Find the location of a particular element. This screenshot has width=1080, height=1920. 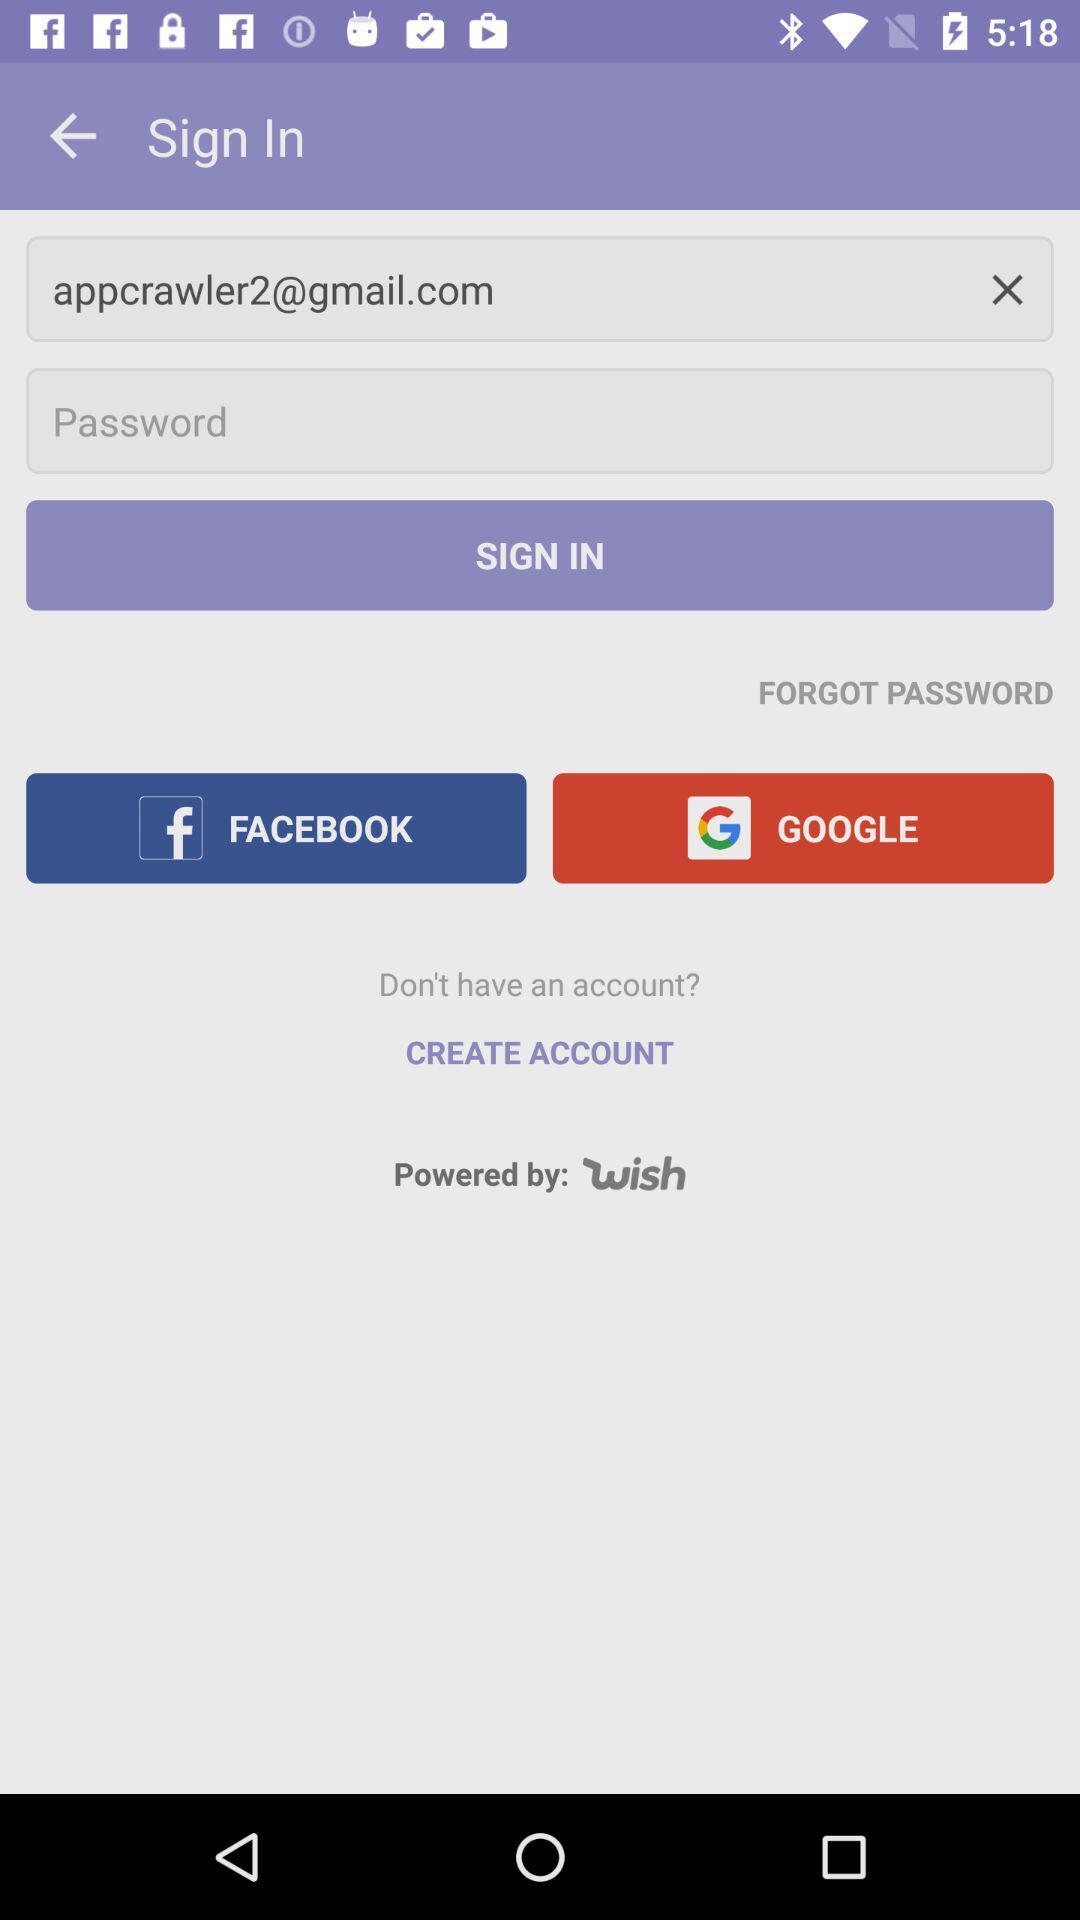

item below don t have is located at coordinates (540, 1051).